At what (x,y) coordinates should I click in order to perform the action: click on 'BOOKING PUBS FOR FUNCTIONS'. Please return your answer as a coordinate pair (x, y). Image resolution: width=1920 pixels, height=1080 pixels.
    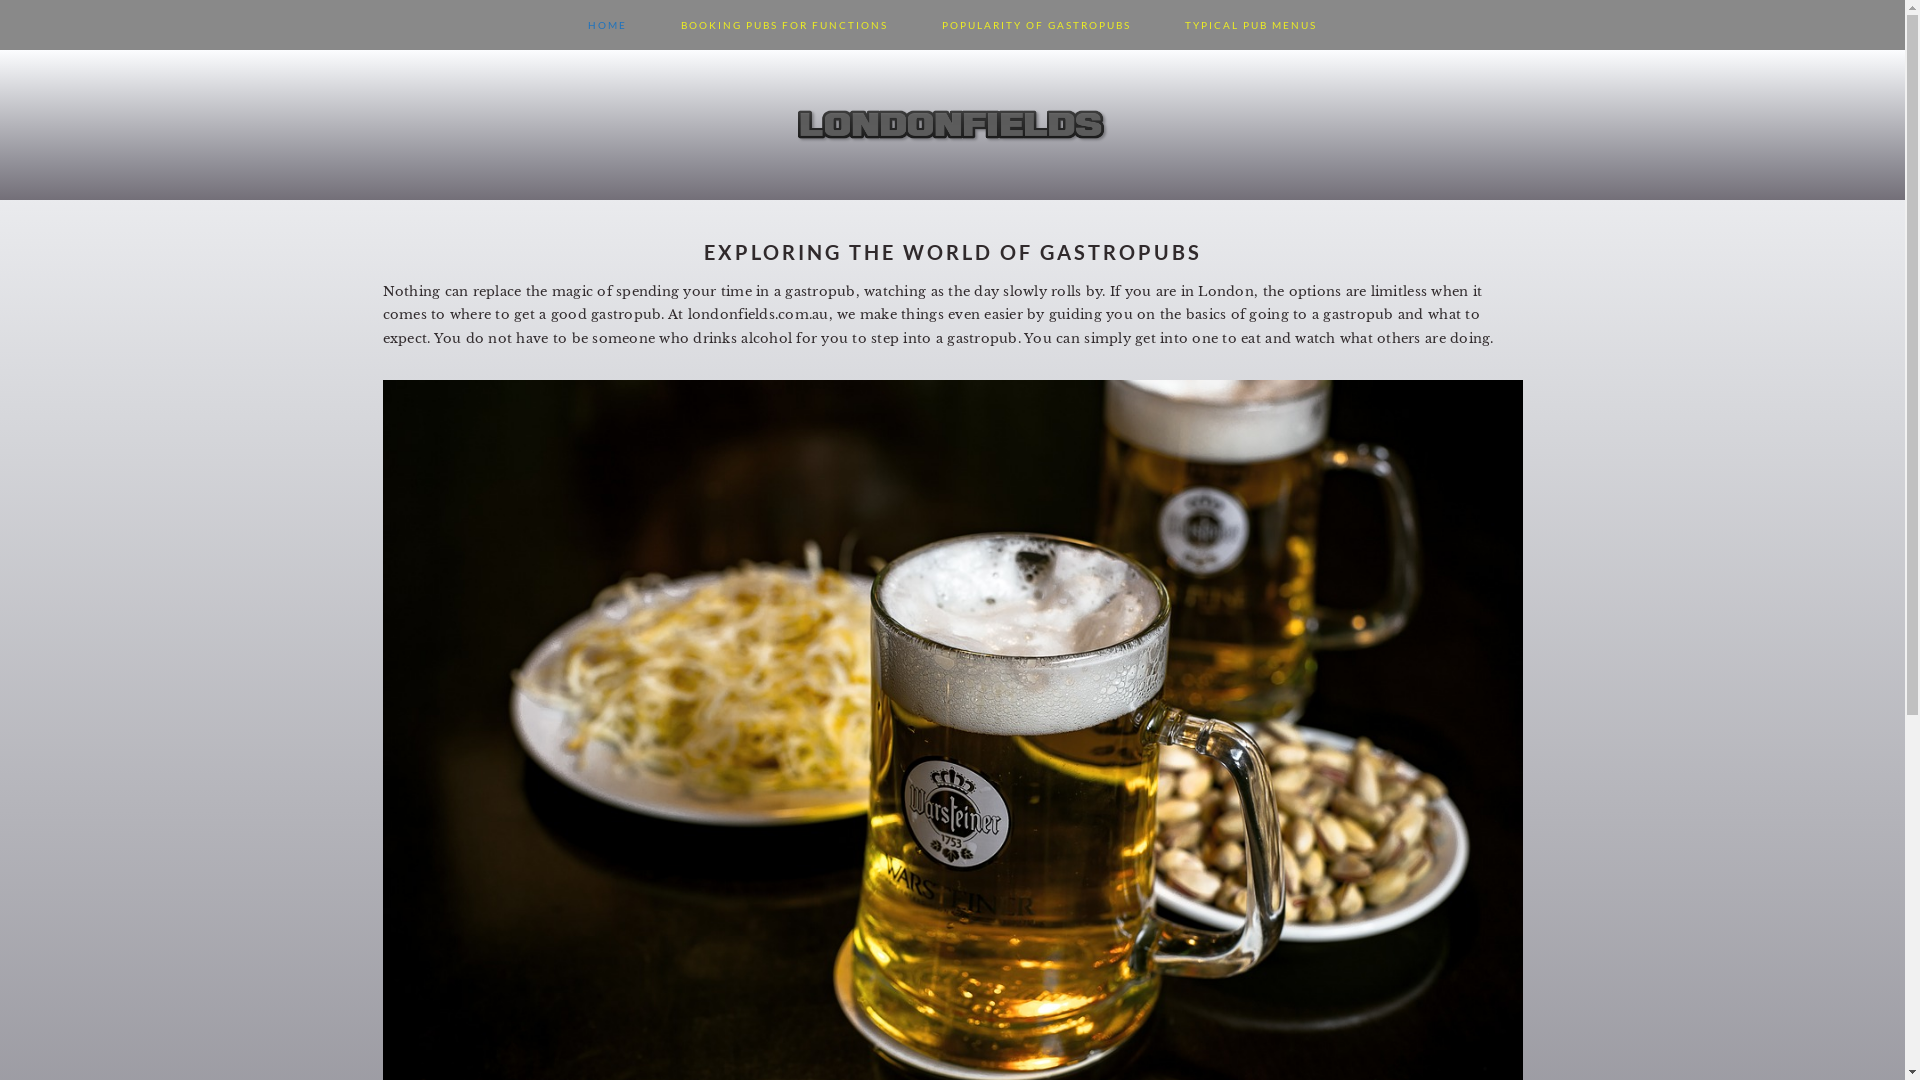
    Looking at the image, I should click on (783, 24).